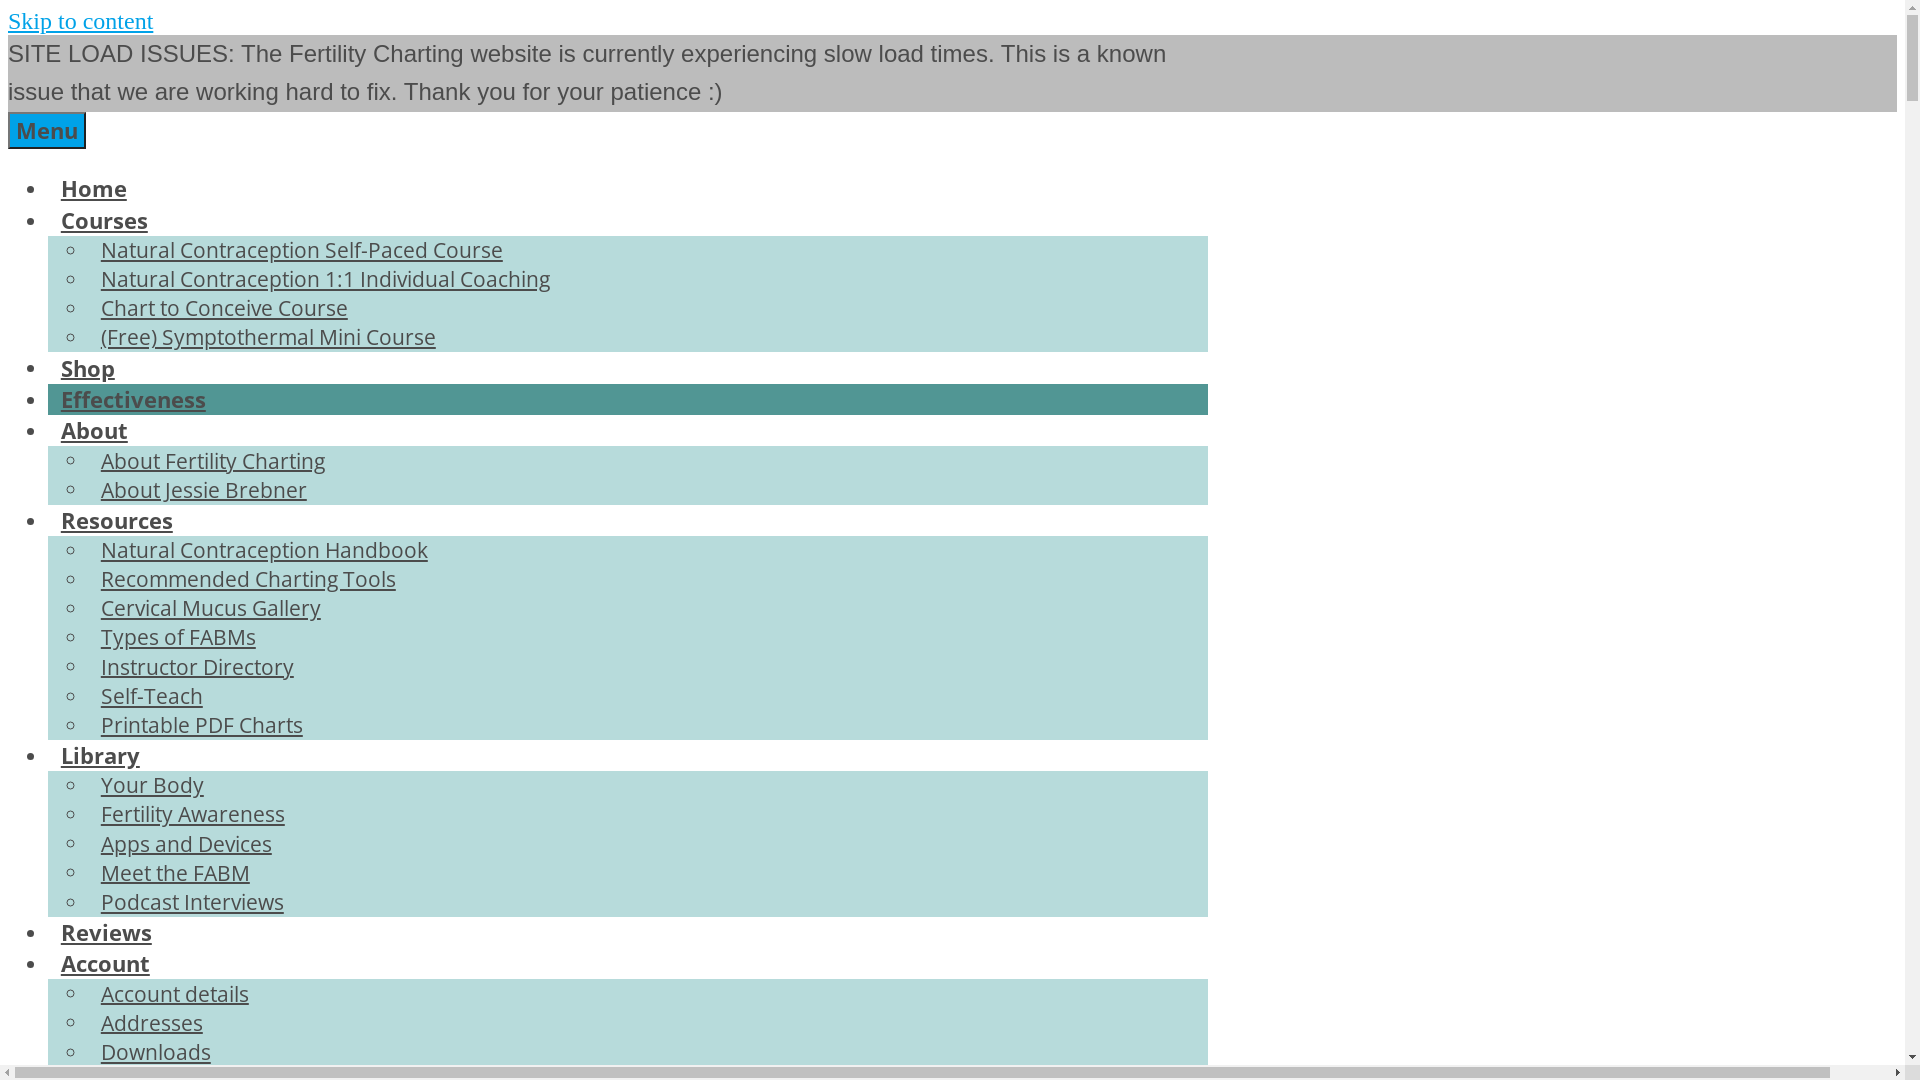  I want to click on 'Podcast Interviews', so click(192, 902).